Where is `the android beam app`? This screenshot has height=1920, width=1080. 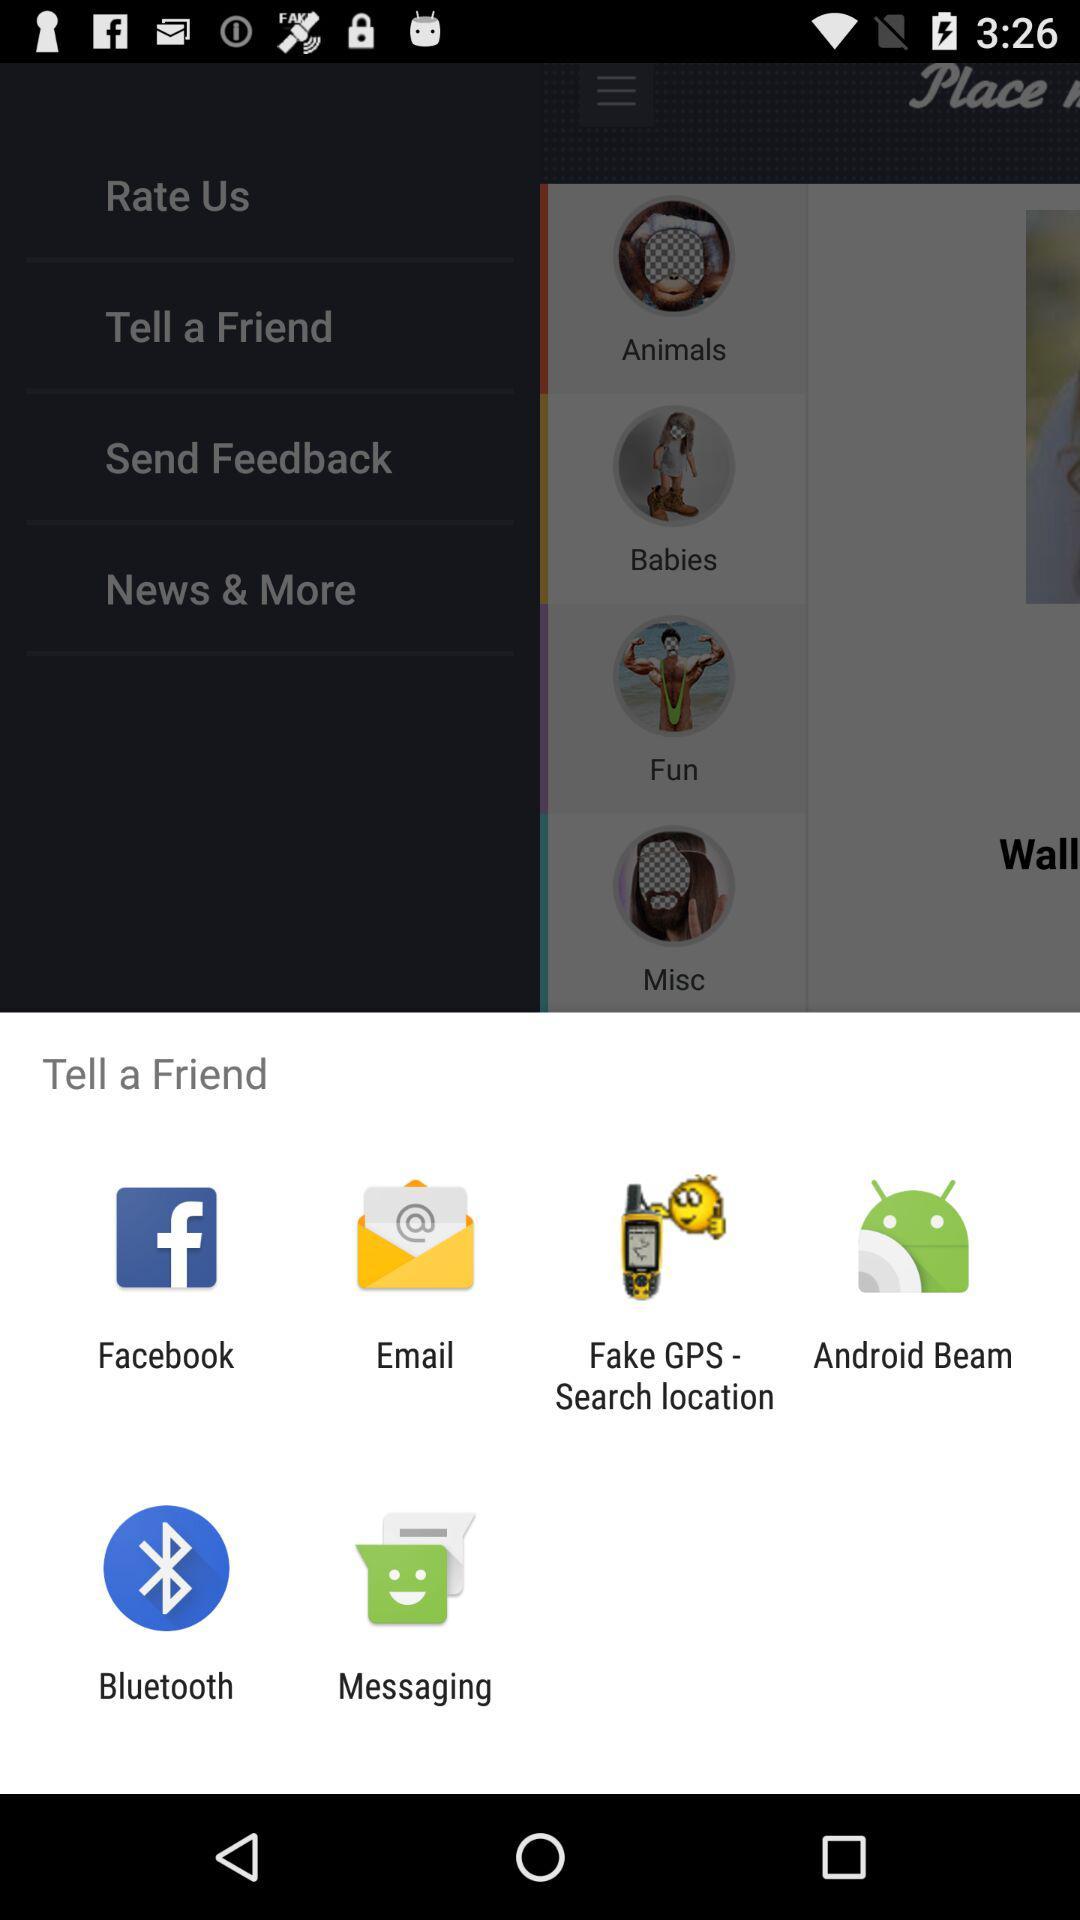
the android beam app is located at coordinates (913, 1374).